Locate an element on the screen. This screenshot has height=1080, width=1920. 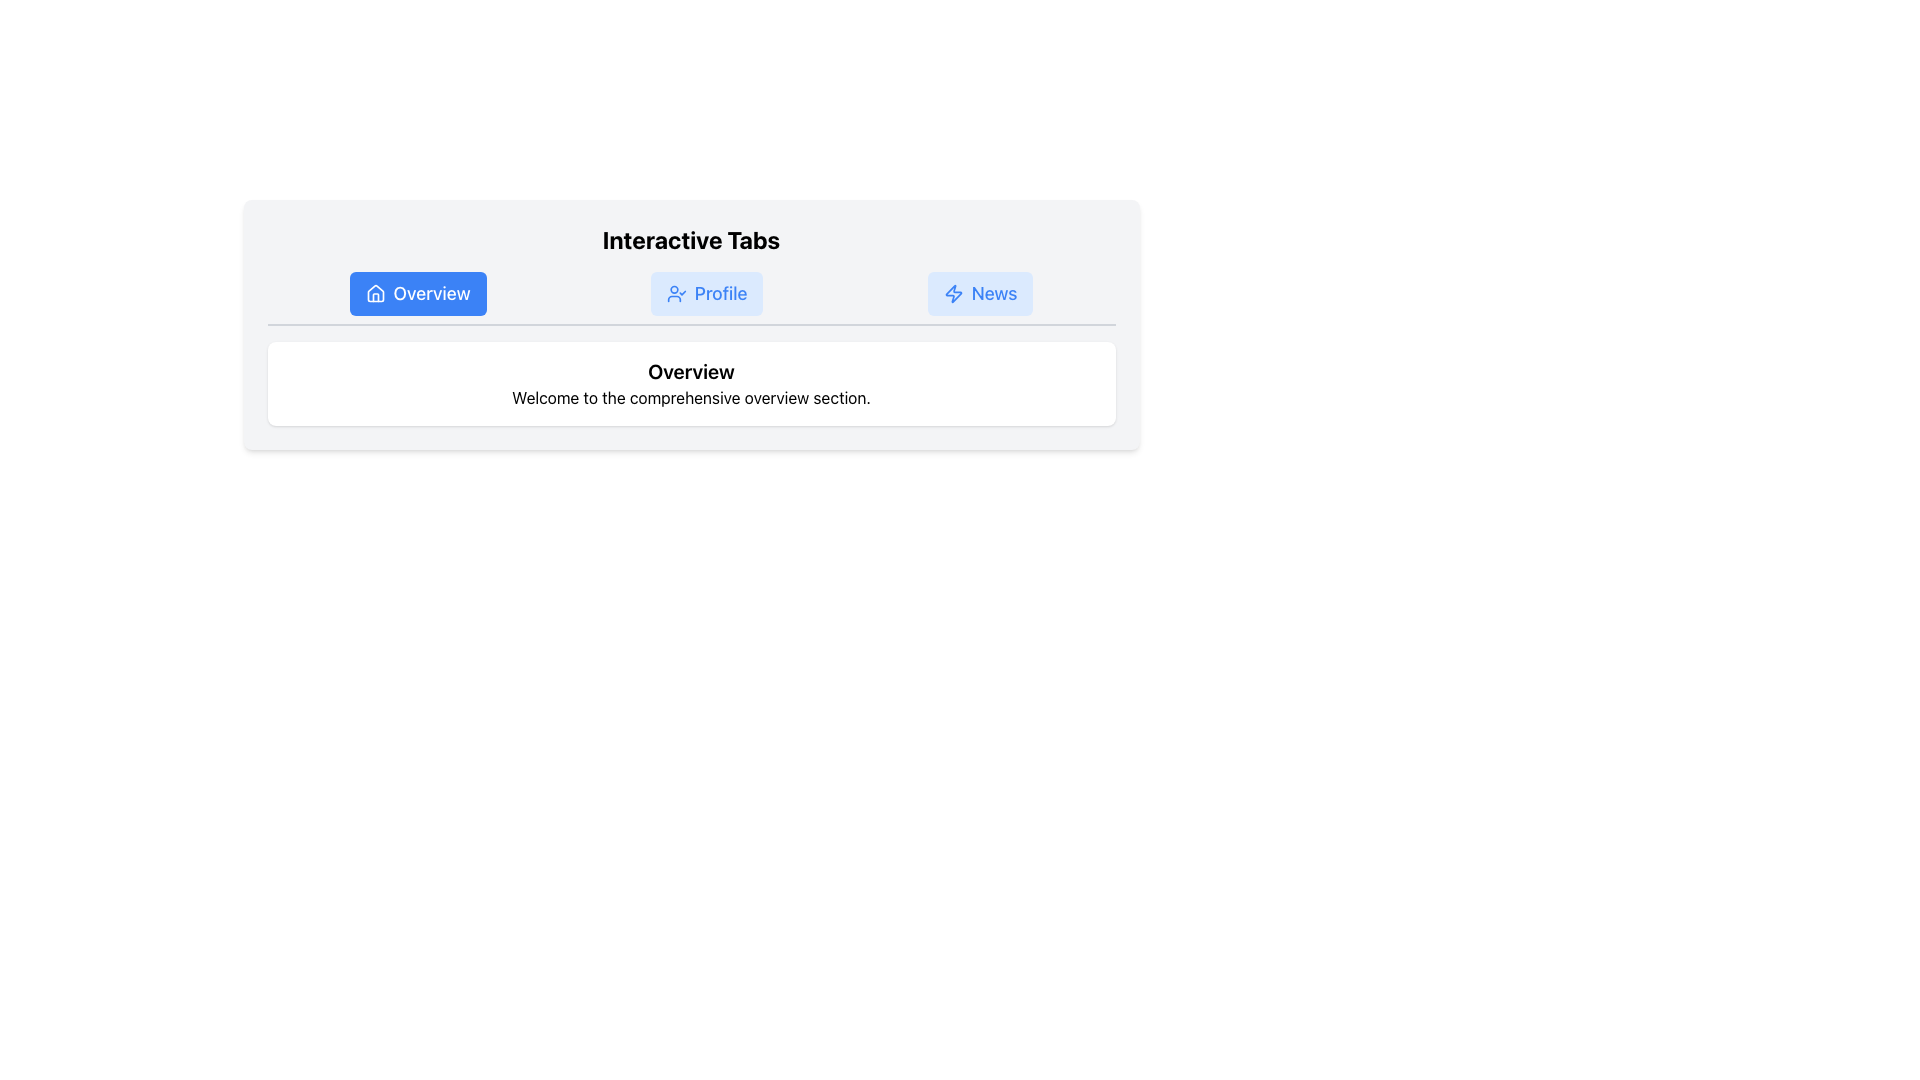
header text element located above the content 'Welcome to the comprehensive overview section.' is located at coordinates (691, 371).